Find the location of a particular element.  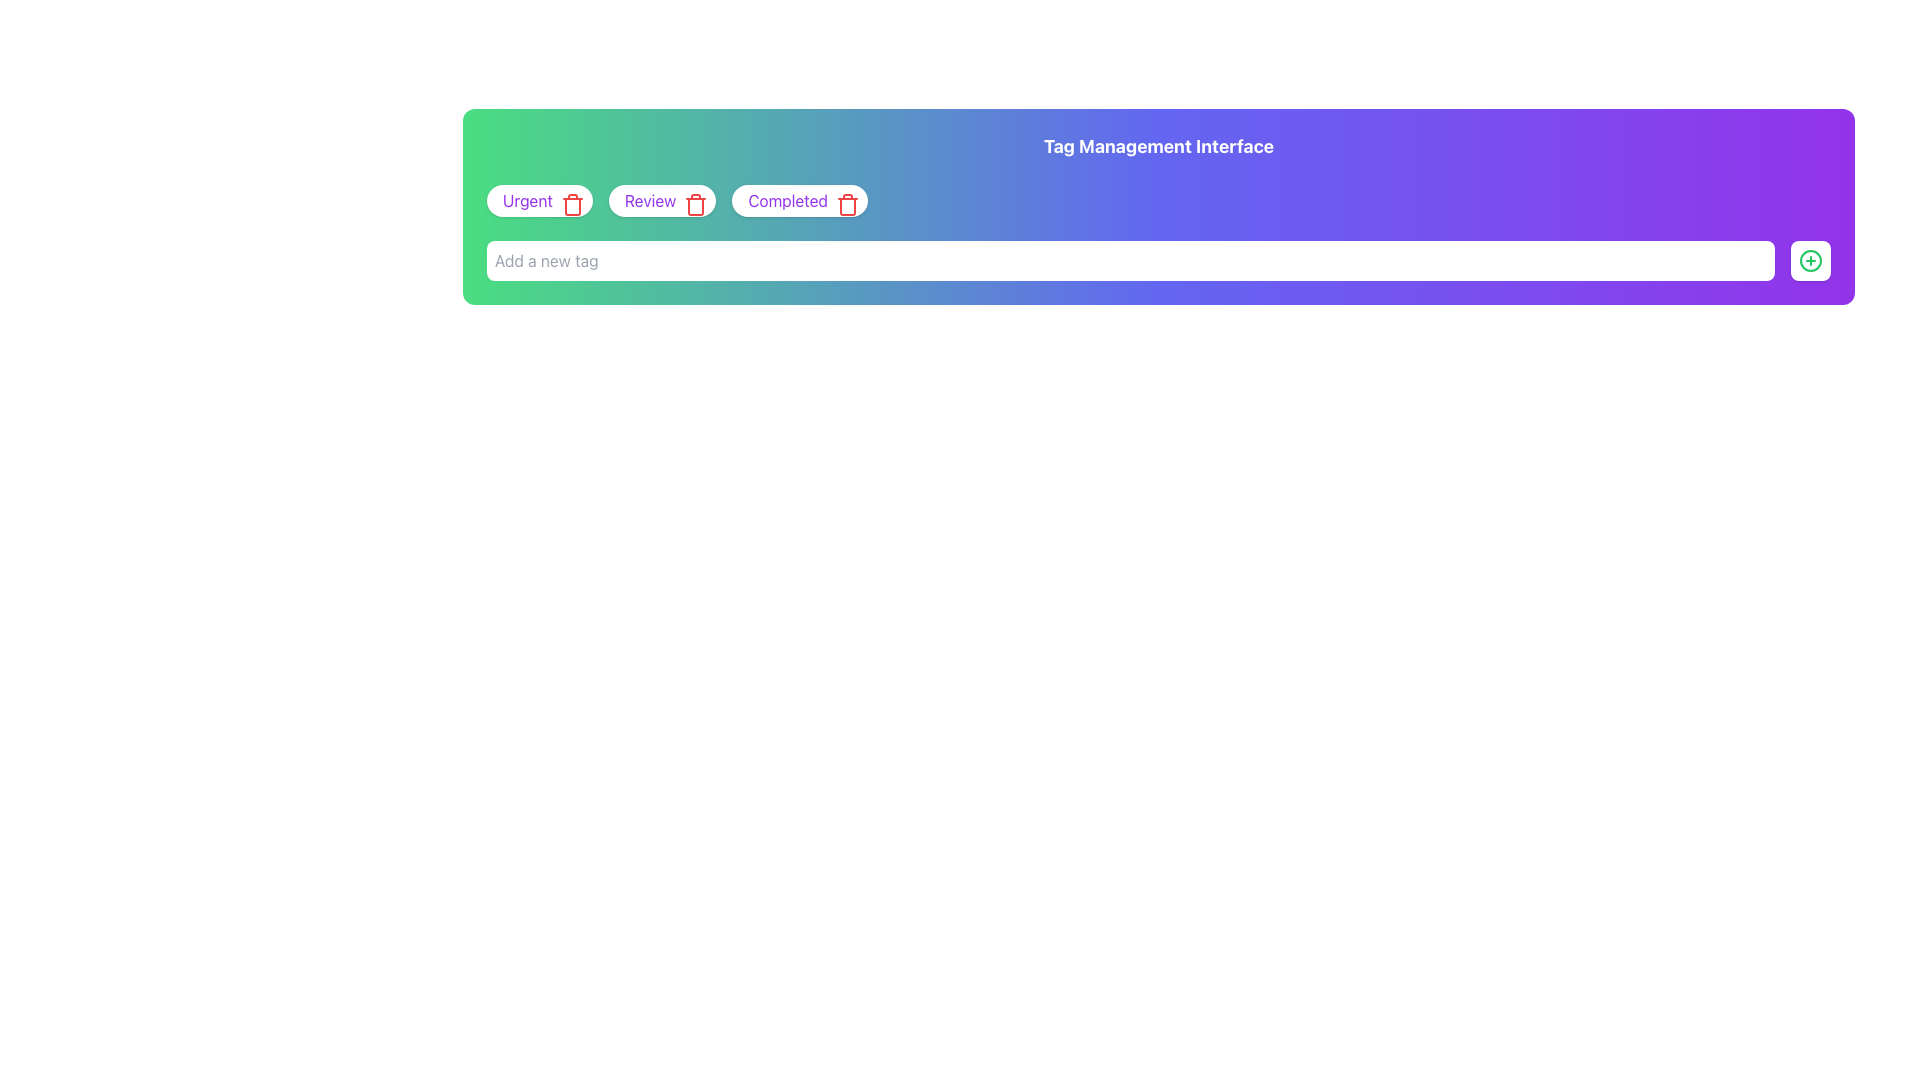

the 'Add New Item' button located in the top-right corner of the purple gradient bar is located at coordinates (1810, 260).